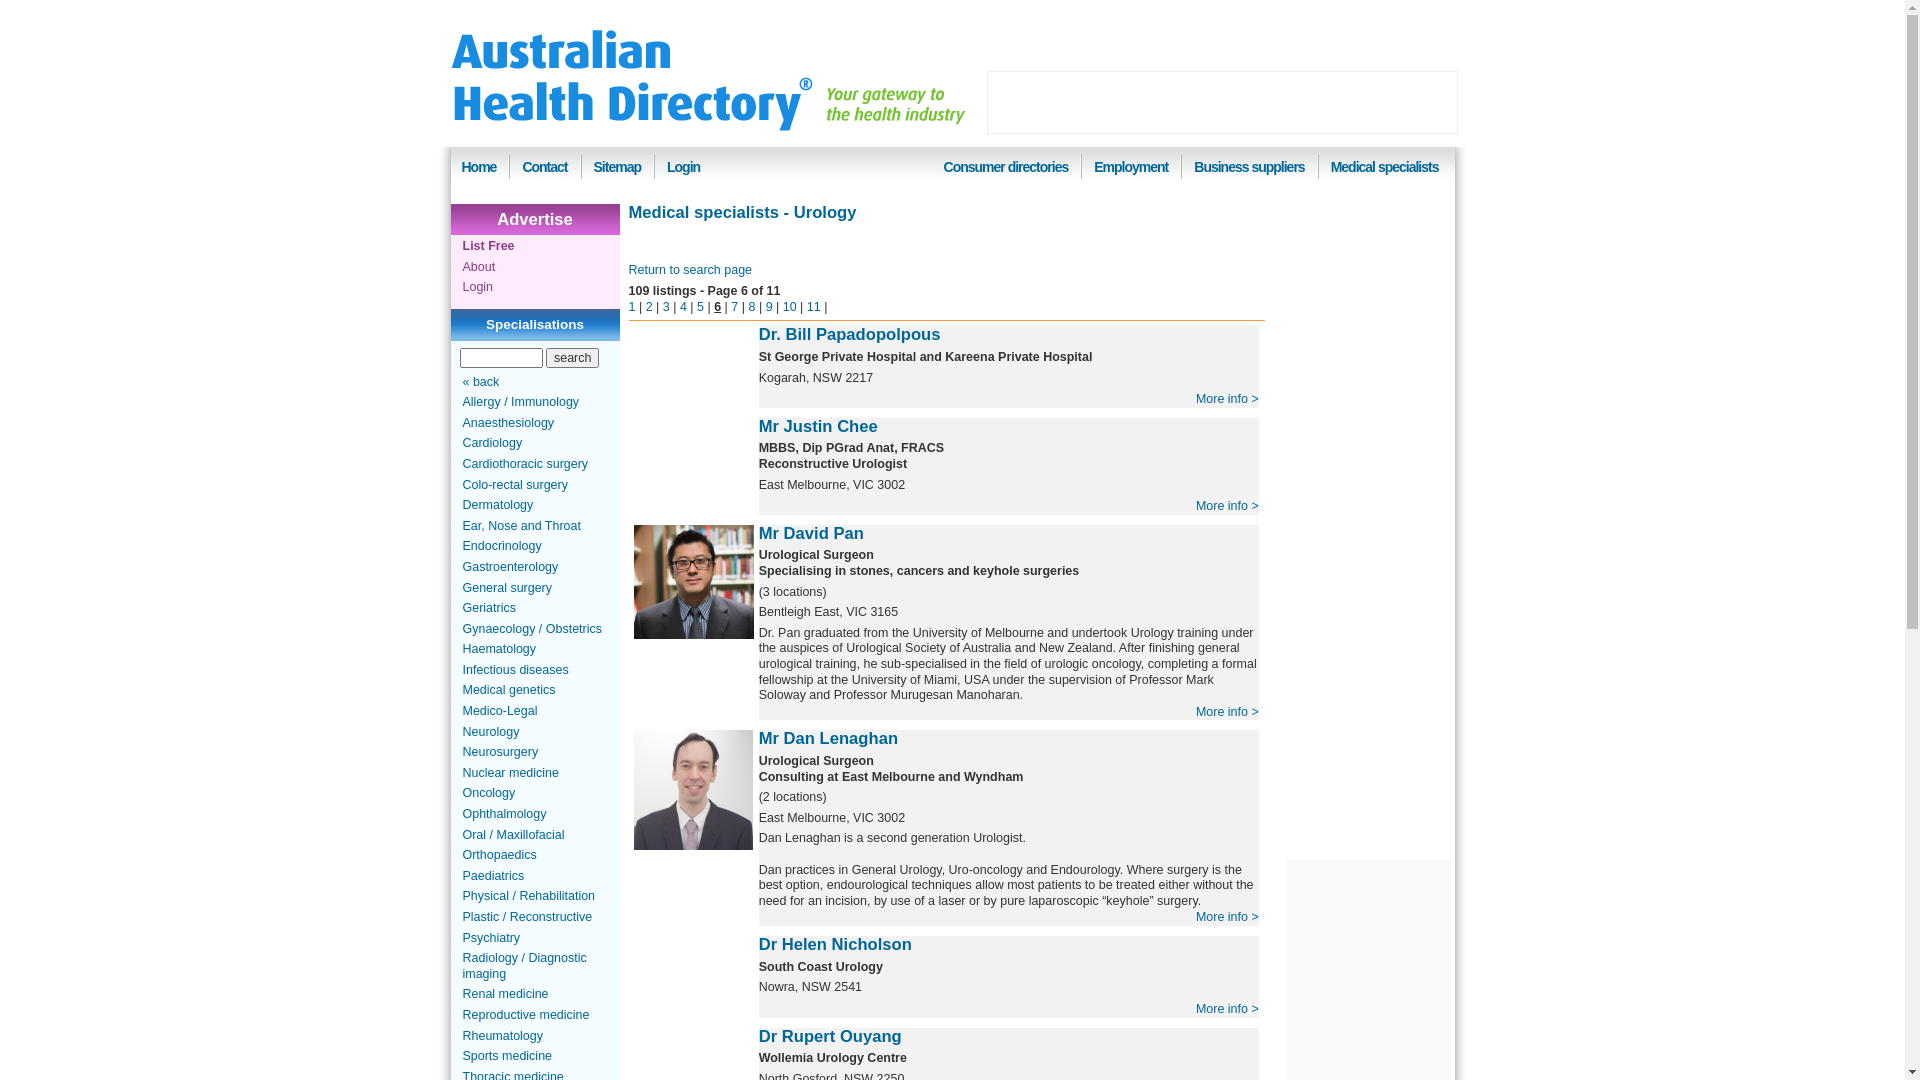  Describe the element at coordinates (1195, 711) in the screenshot. I see `'More info >'` at that location.